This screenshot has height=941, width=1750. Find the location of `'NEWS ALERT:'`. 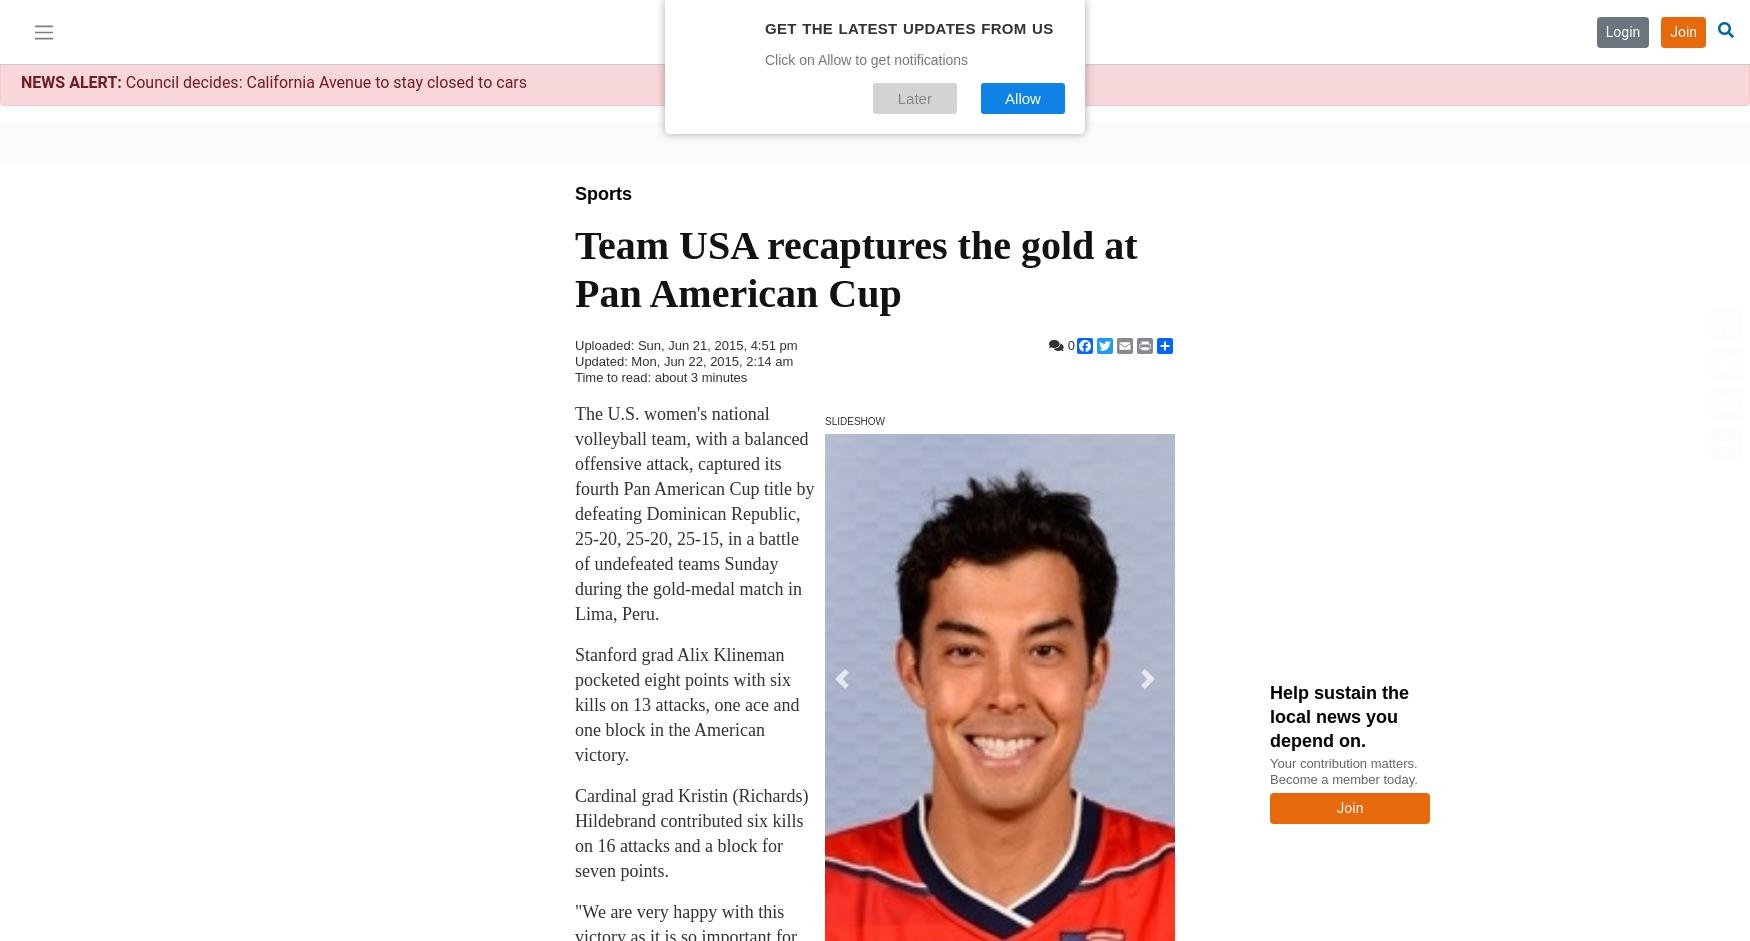

'NEWS ALERT:' is located at coordinates (71, 81).